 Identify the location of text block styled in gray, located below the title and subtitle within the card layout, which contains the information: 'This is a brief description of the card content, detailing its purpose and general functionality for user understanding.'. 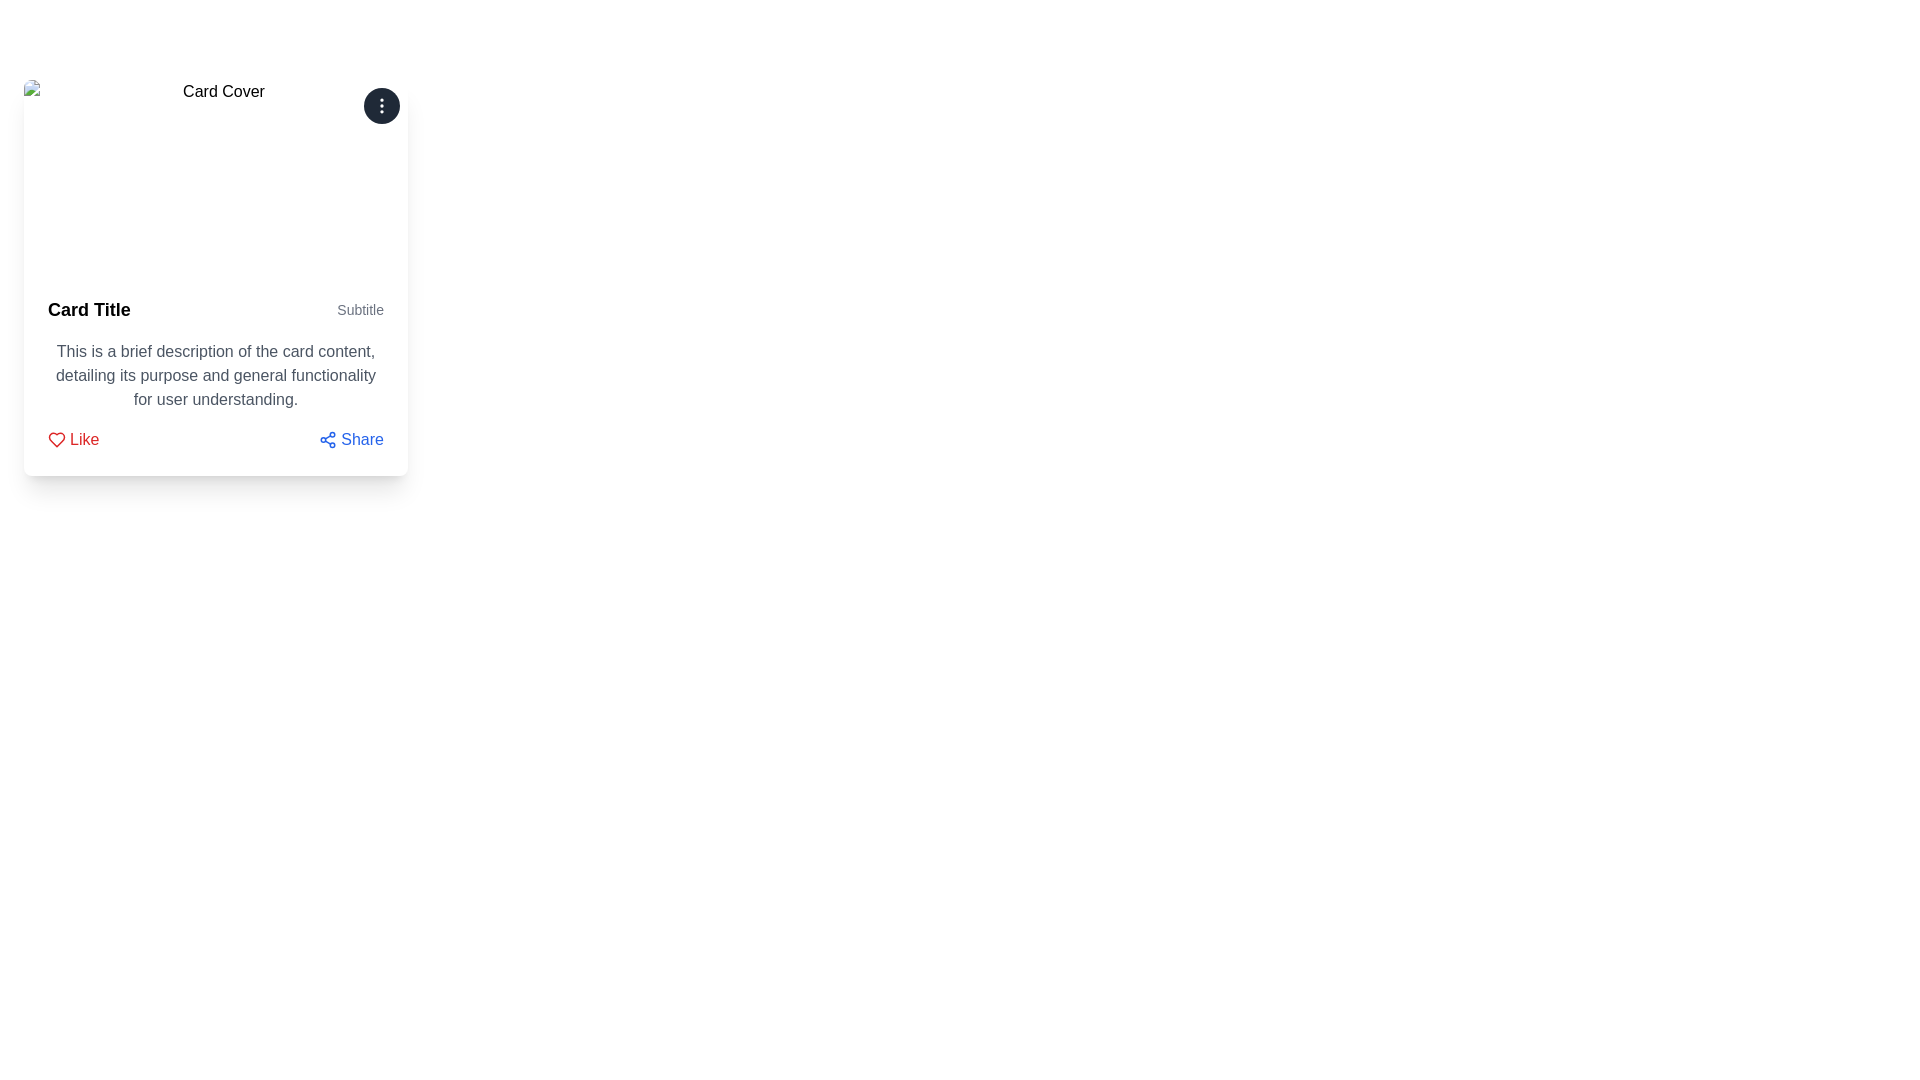
(216, 375).